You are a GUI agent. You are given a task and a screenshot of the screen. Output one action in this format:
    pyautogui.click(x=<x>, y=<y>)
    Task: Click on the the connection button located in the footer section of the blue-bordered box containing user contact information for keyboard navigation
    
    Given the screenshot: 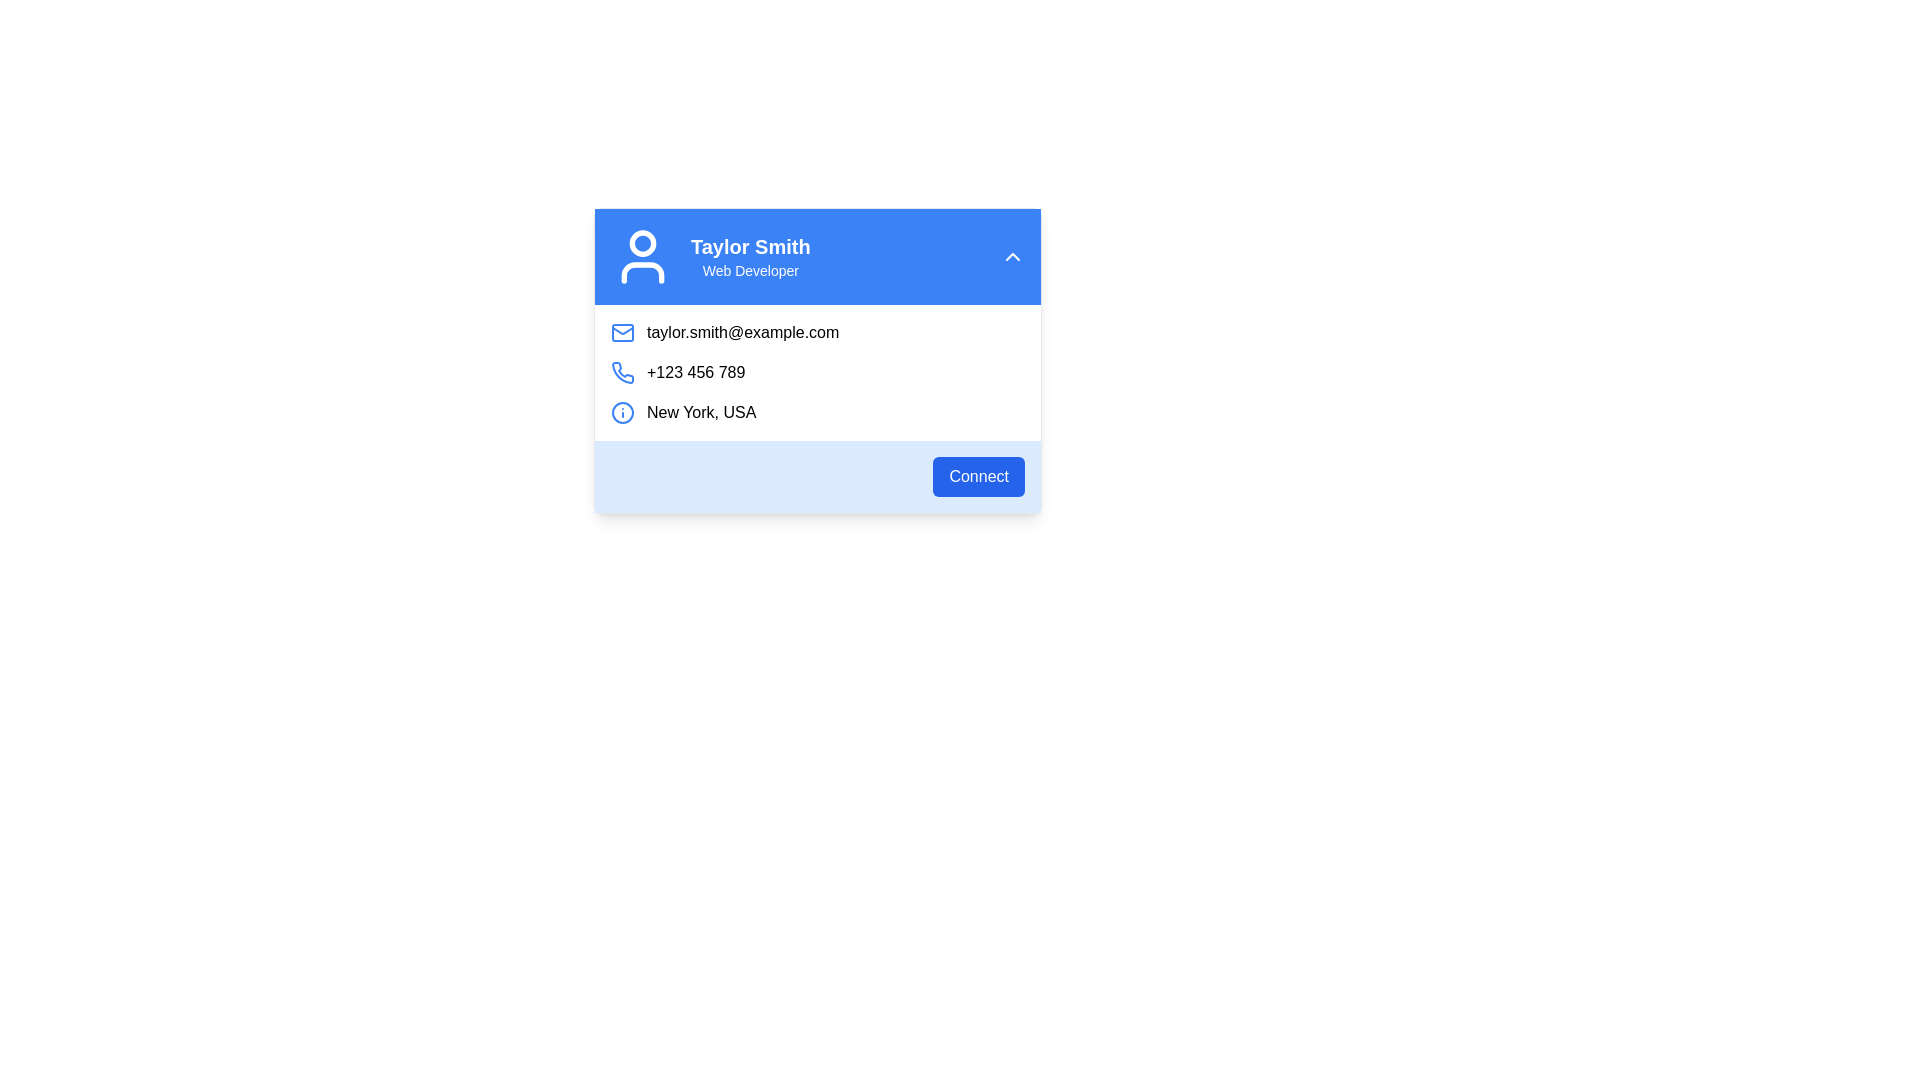 What is the action you would take?
    pyautogui.click(x=979, y=477)
    